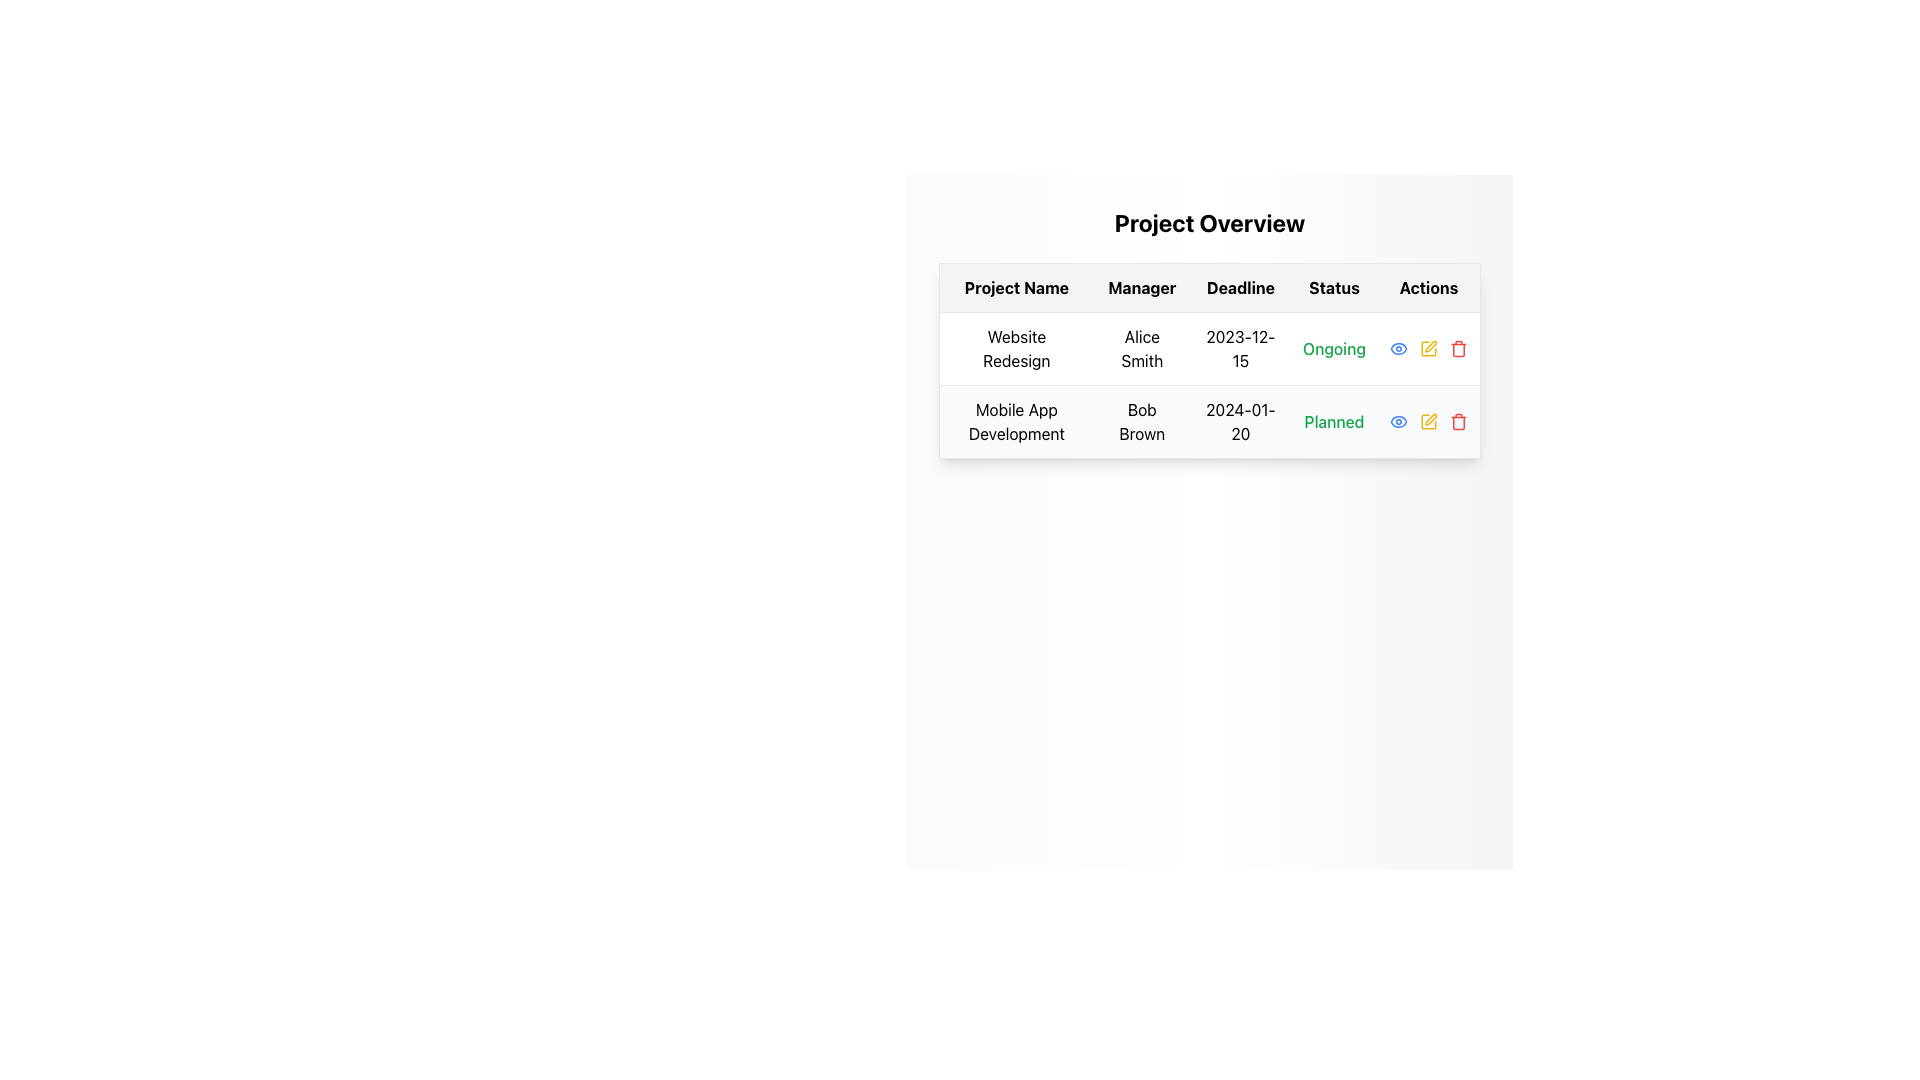 This screenshot has height=1080, width=1920. I want to click on the edit icon button in the Actions column for the project 'Website Redesign', so click(1428, 347).